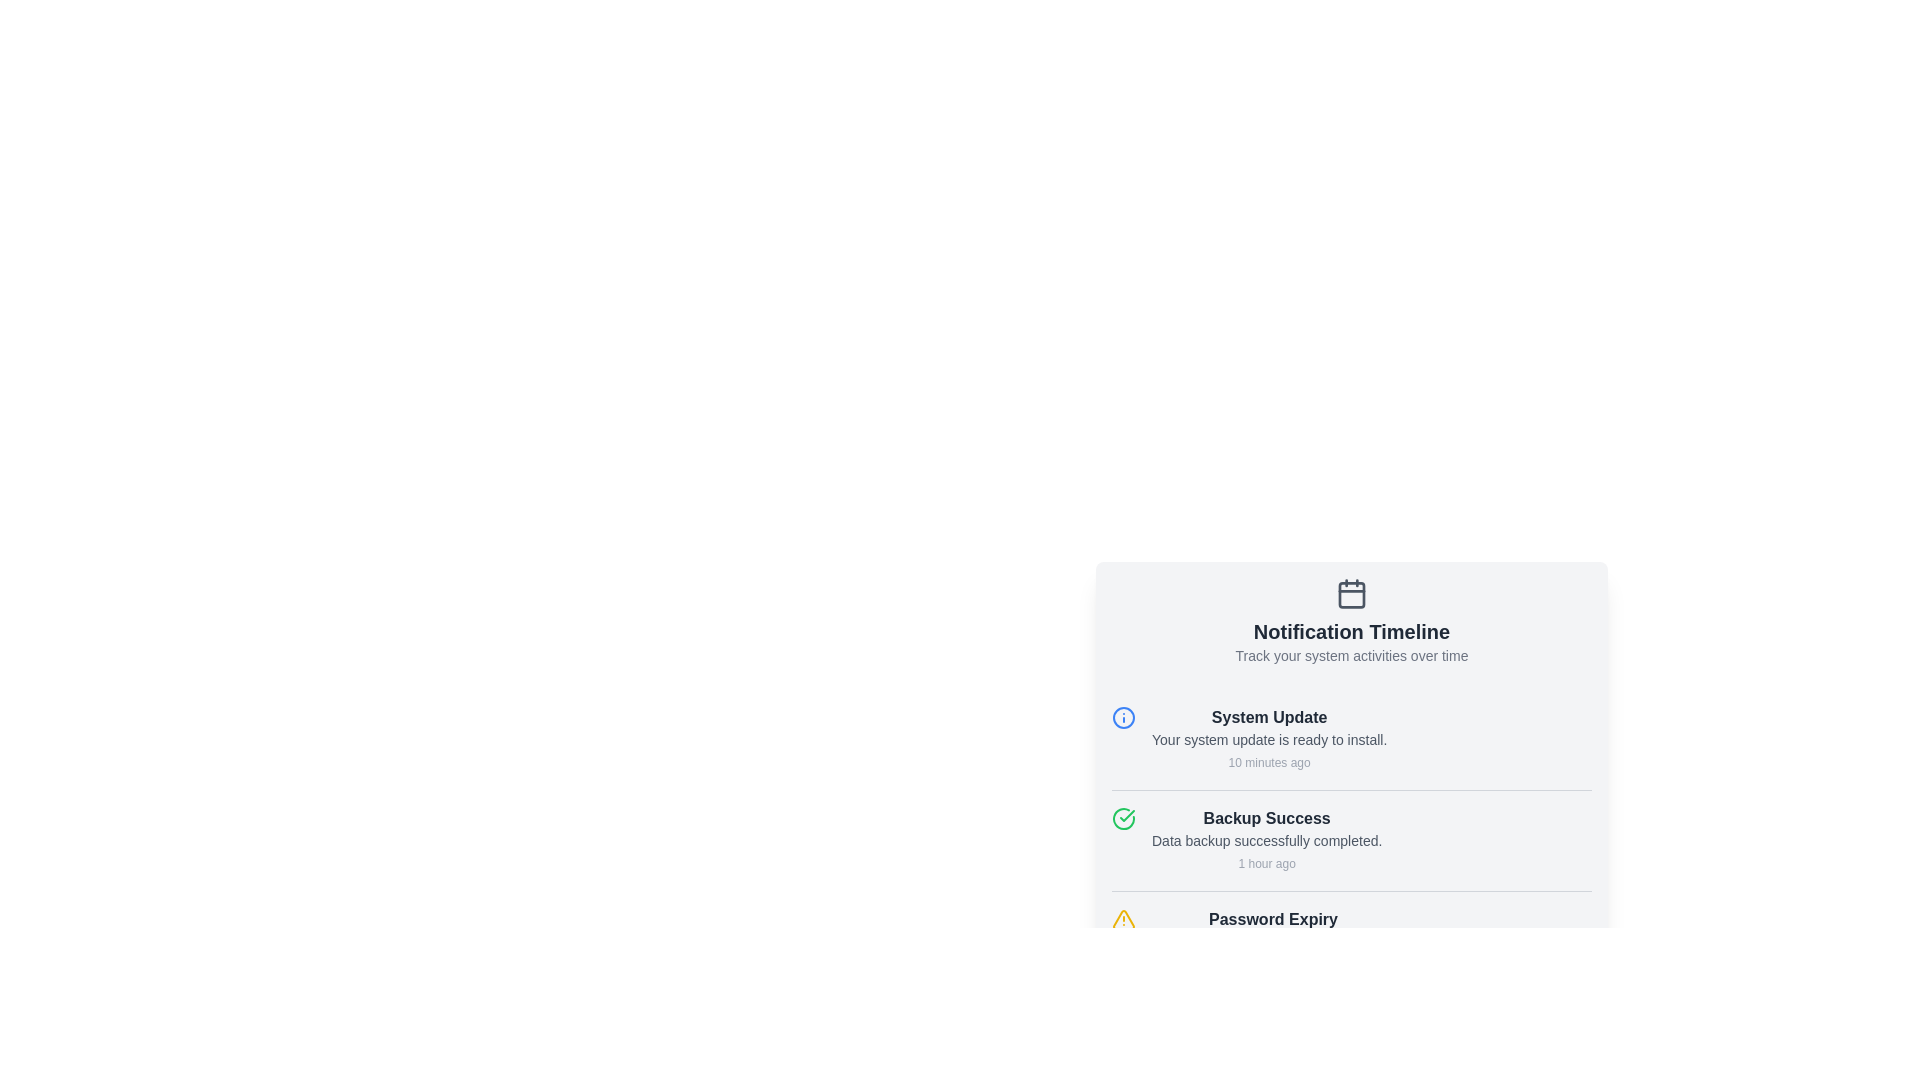 The width and height of the screenshot is (1920, 1080). I want to click on the notification title in the white rounded notification card located in the bottom-right region of the interface, so click(1352, 721).